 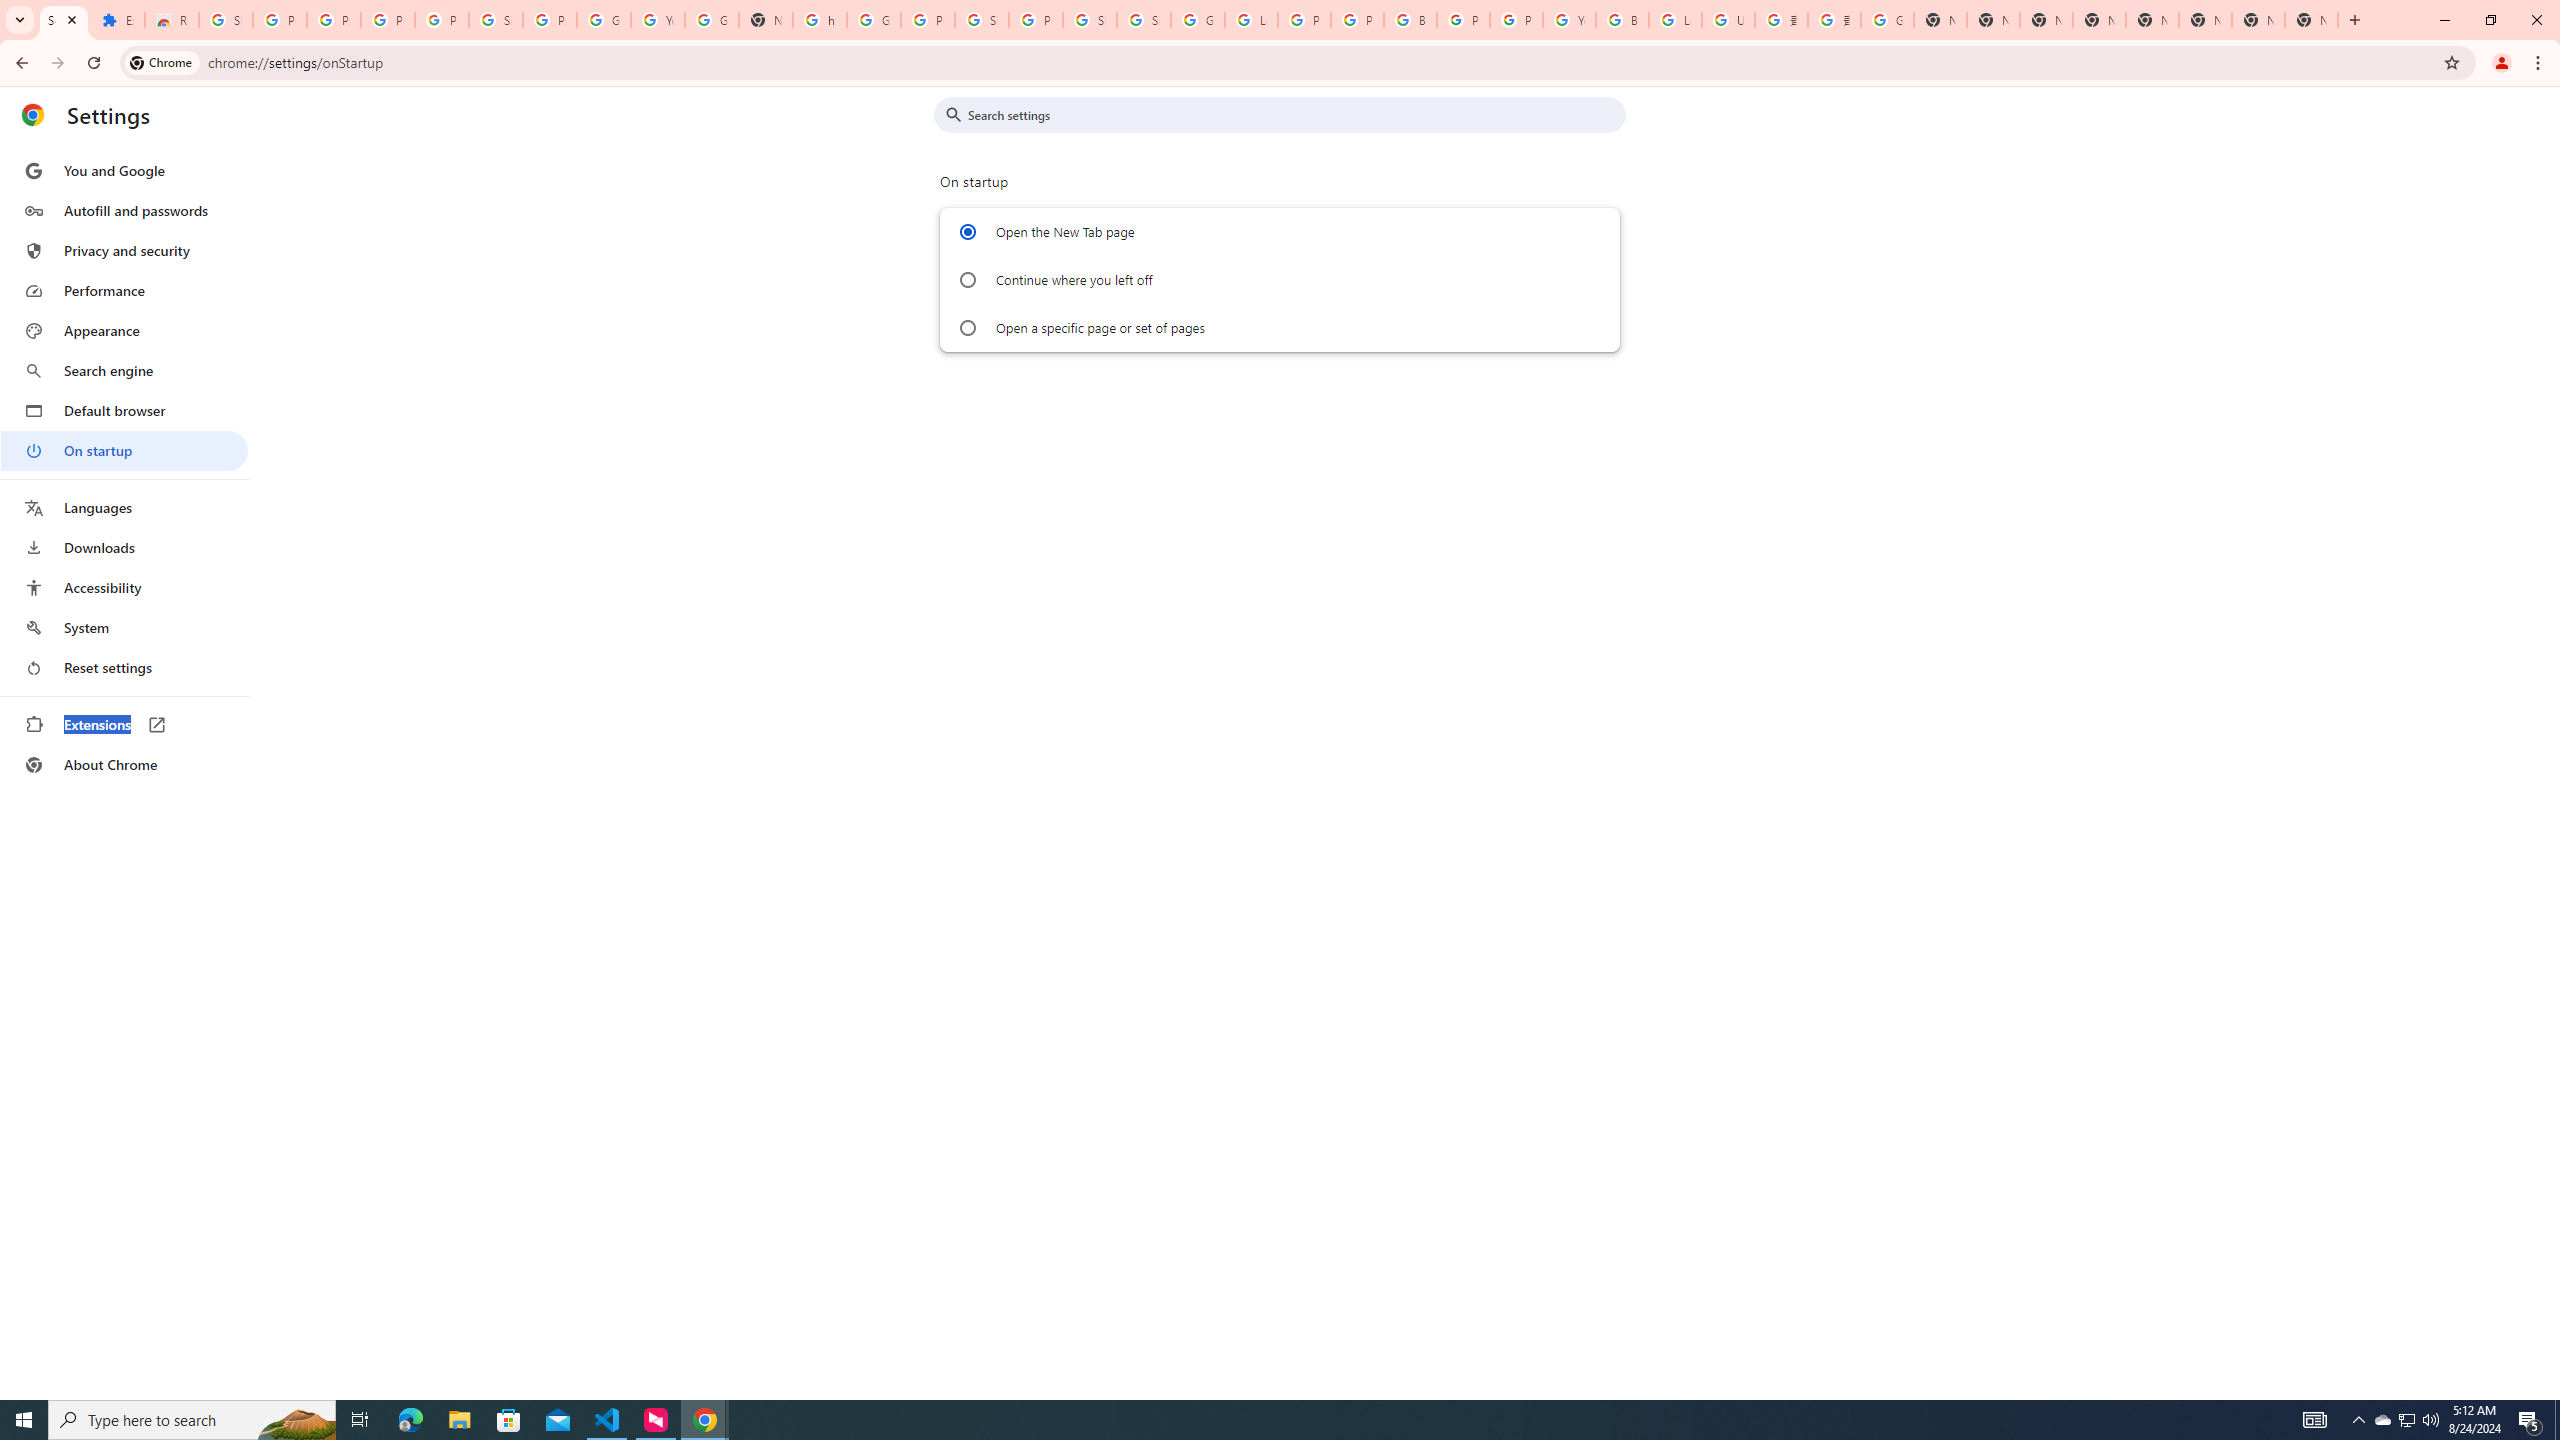 What do you see at coordinates (1622, 19) in the screenshot?
I see `'Browse Chrome as a guest - Computer - Google Chrome Help'` at bounding box center [1622, 19].